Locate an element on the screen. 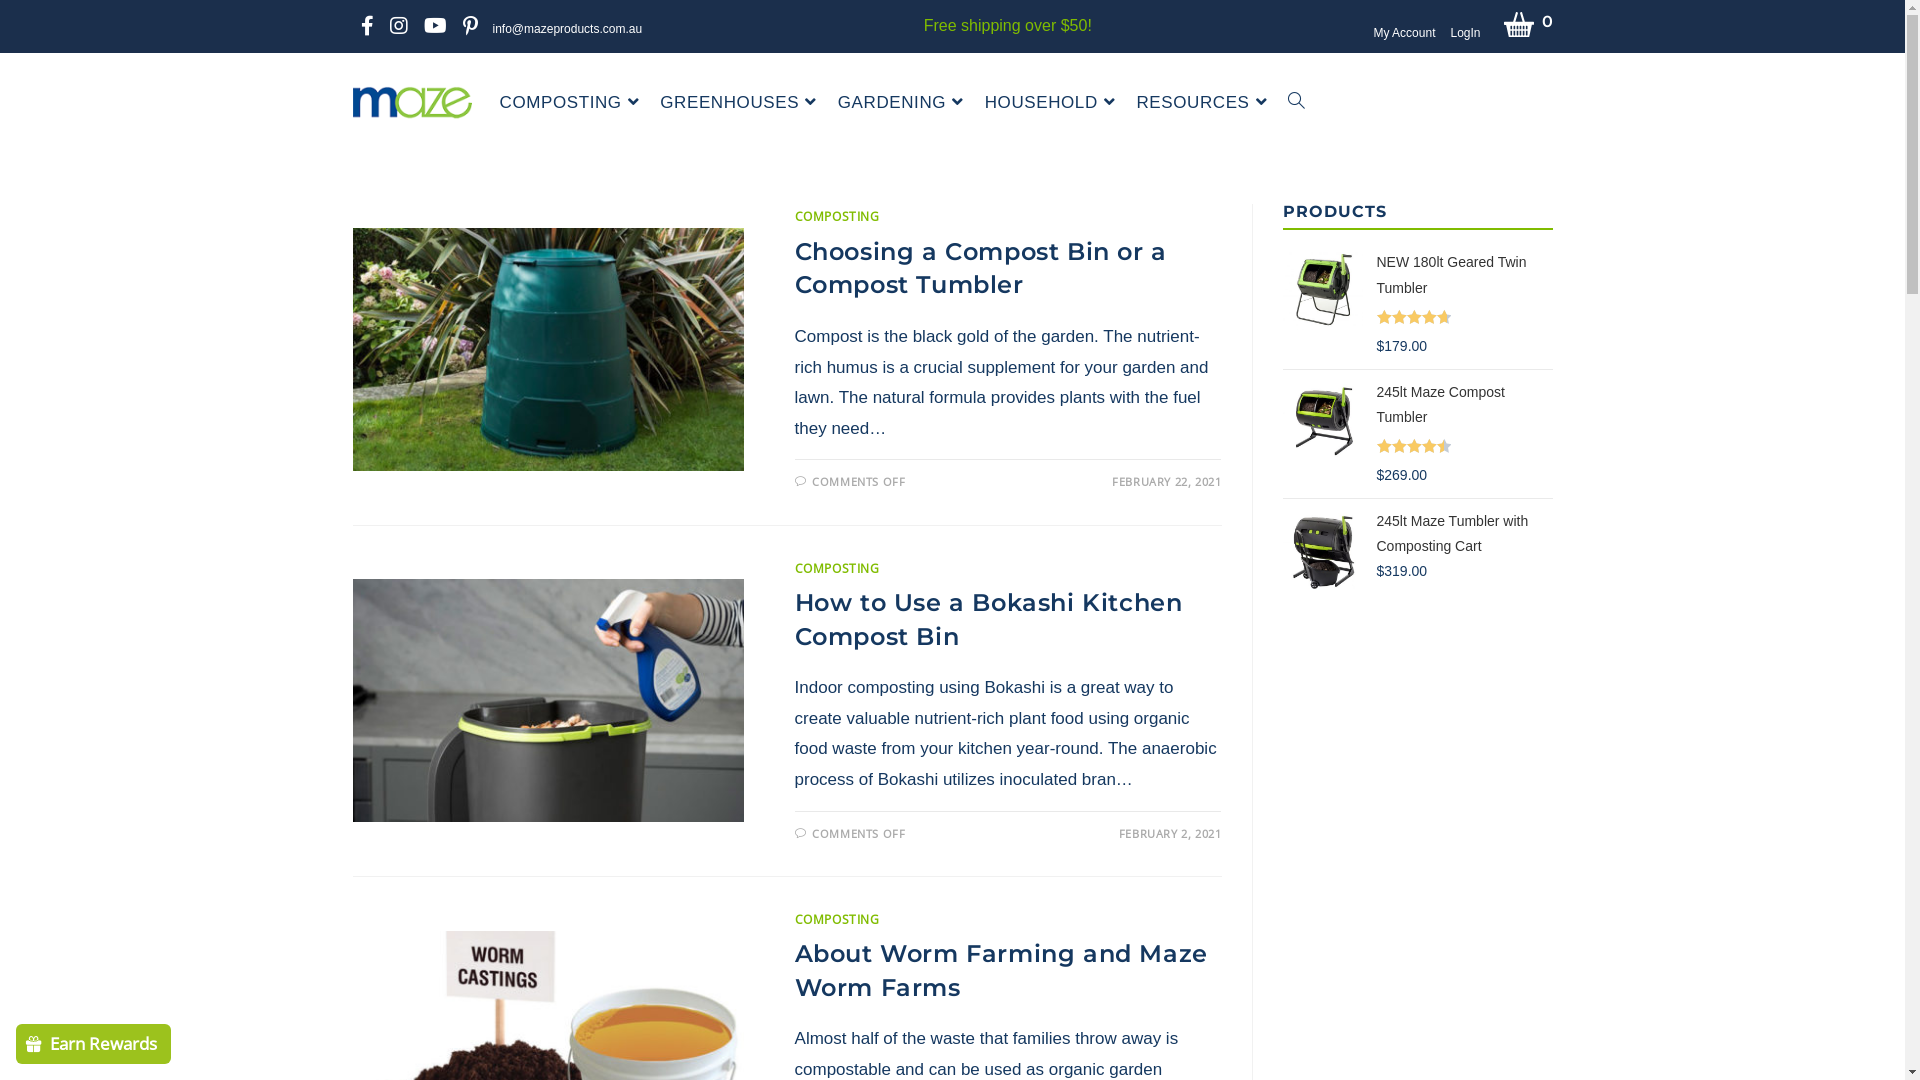 The height and width of the screenshot is (1080, 1920). 'COMPOSTING' is located at coordinates (837, 919).